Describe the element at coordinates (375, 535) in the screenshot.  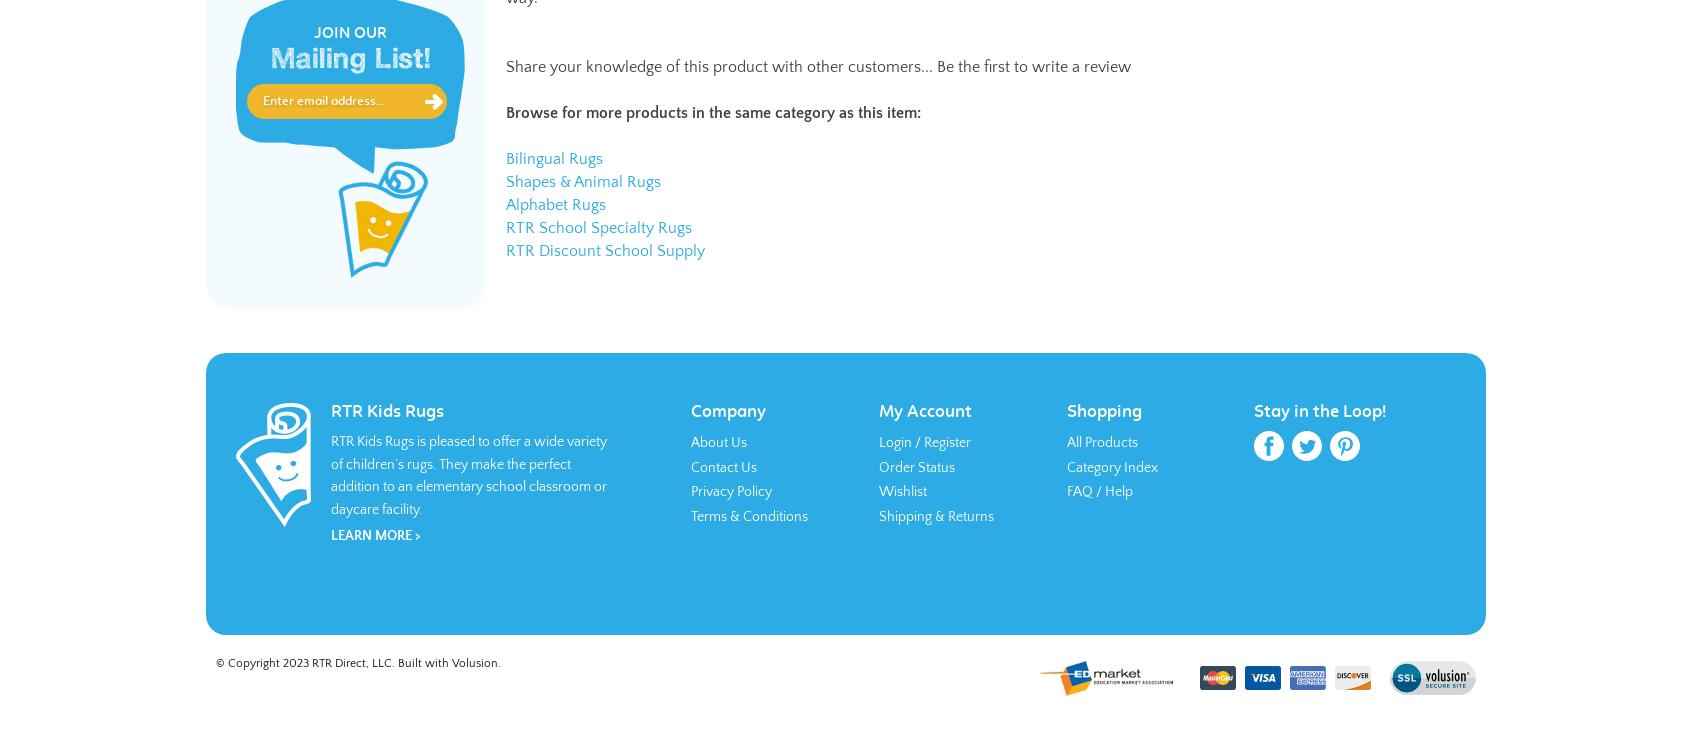
I see `'Learn more >'` at that location.